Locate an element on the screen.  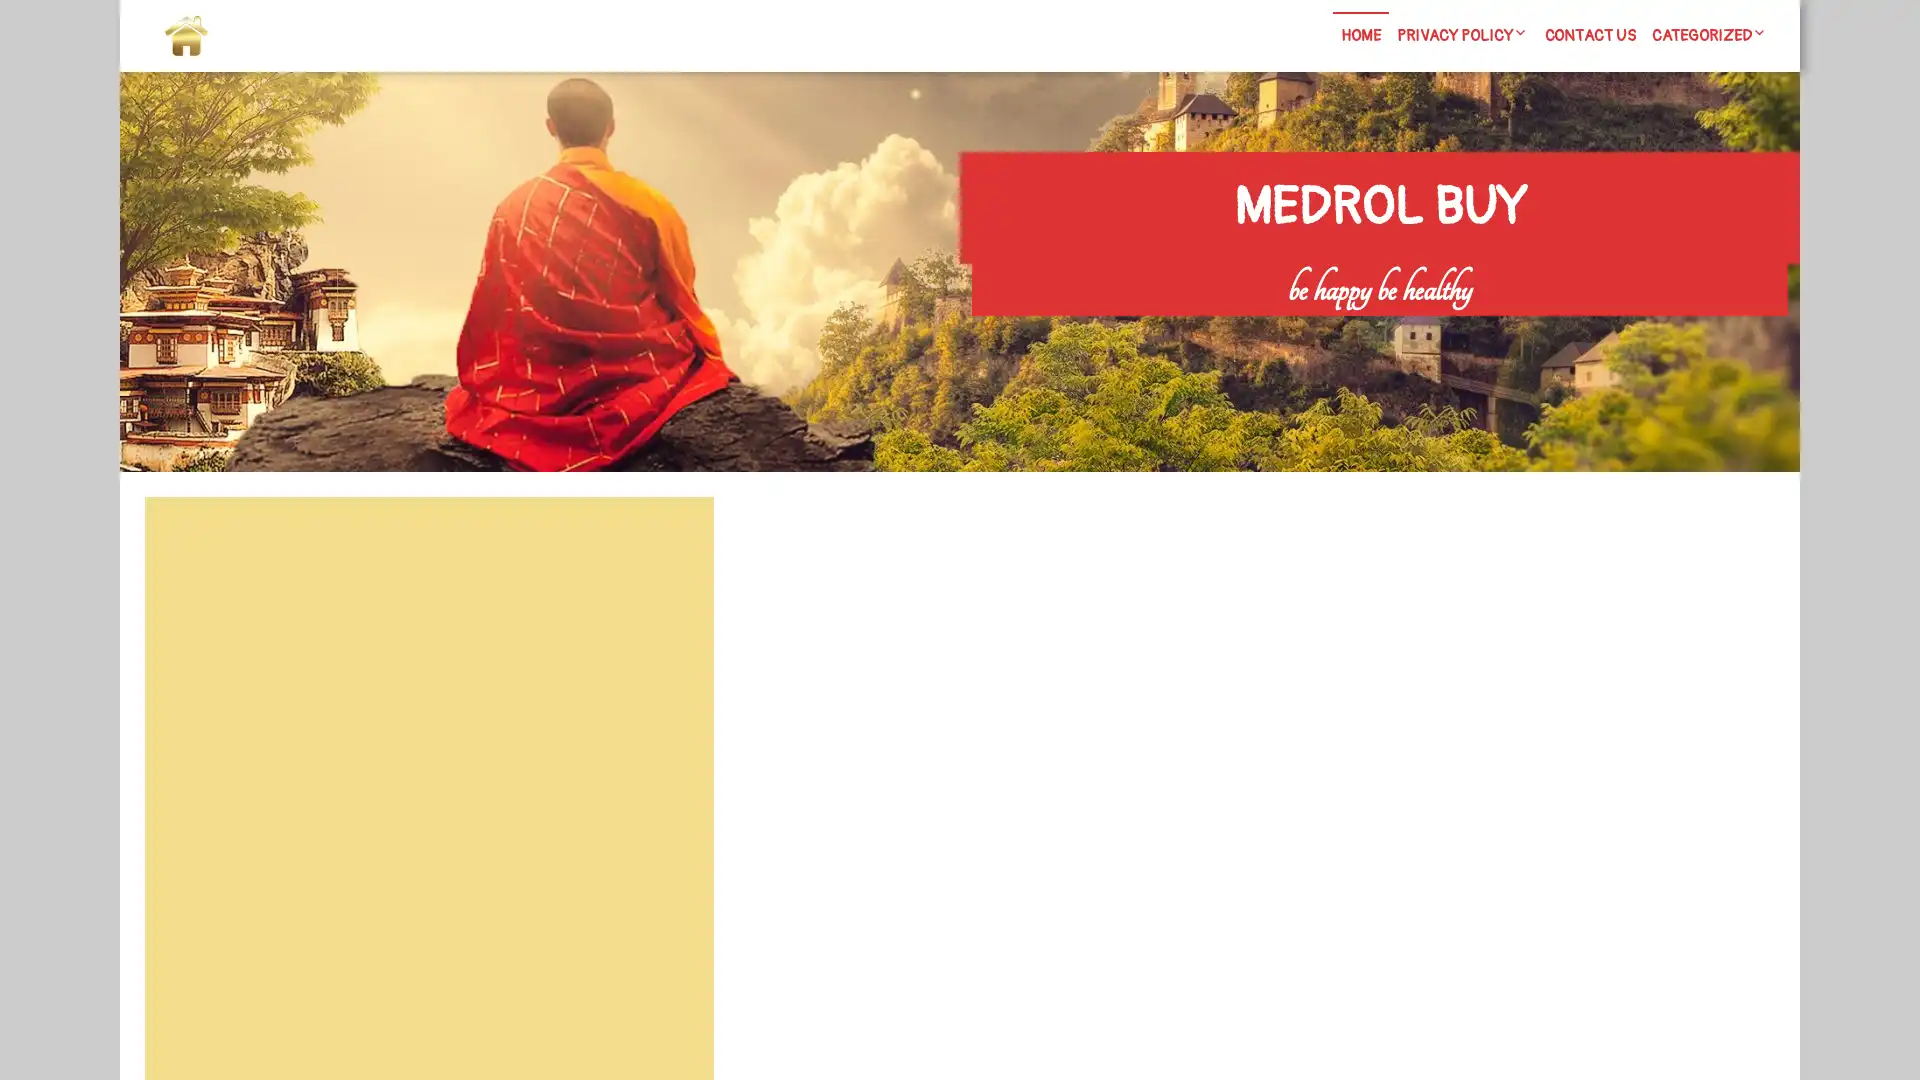
Search is located at coordinates (667, 545).